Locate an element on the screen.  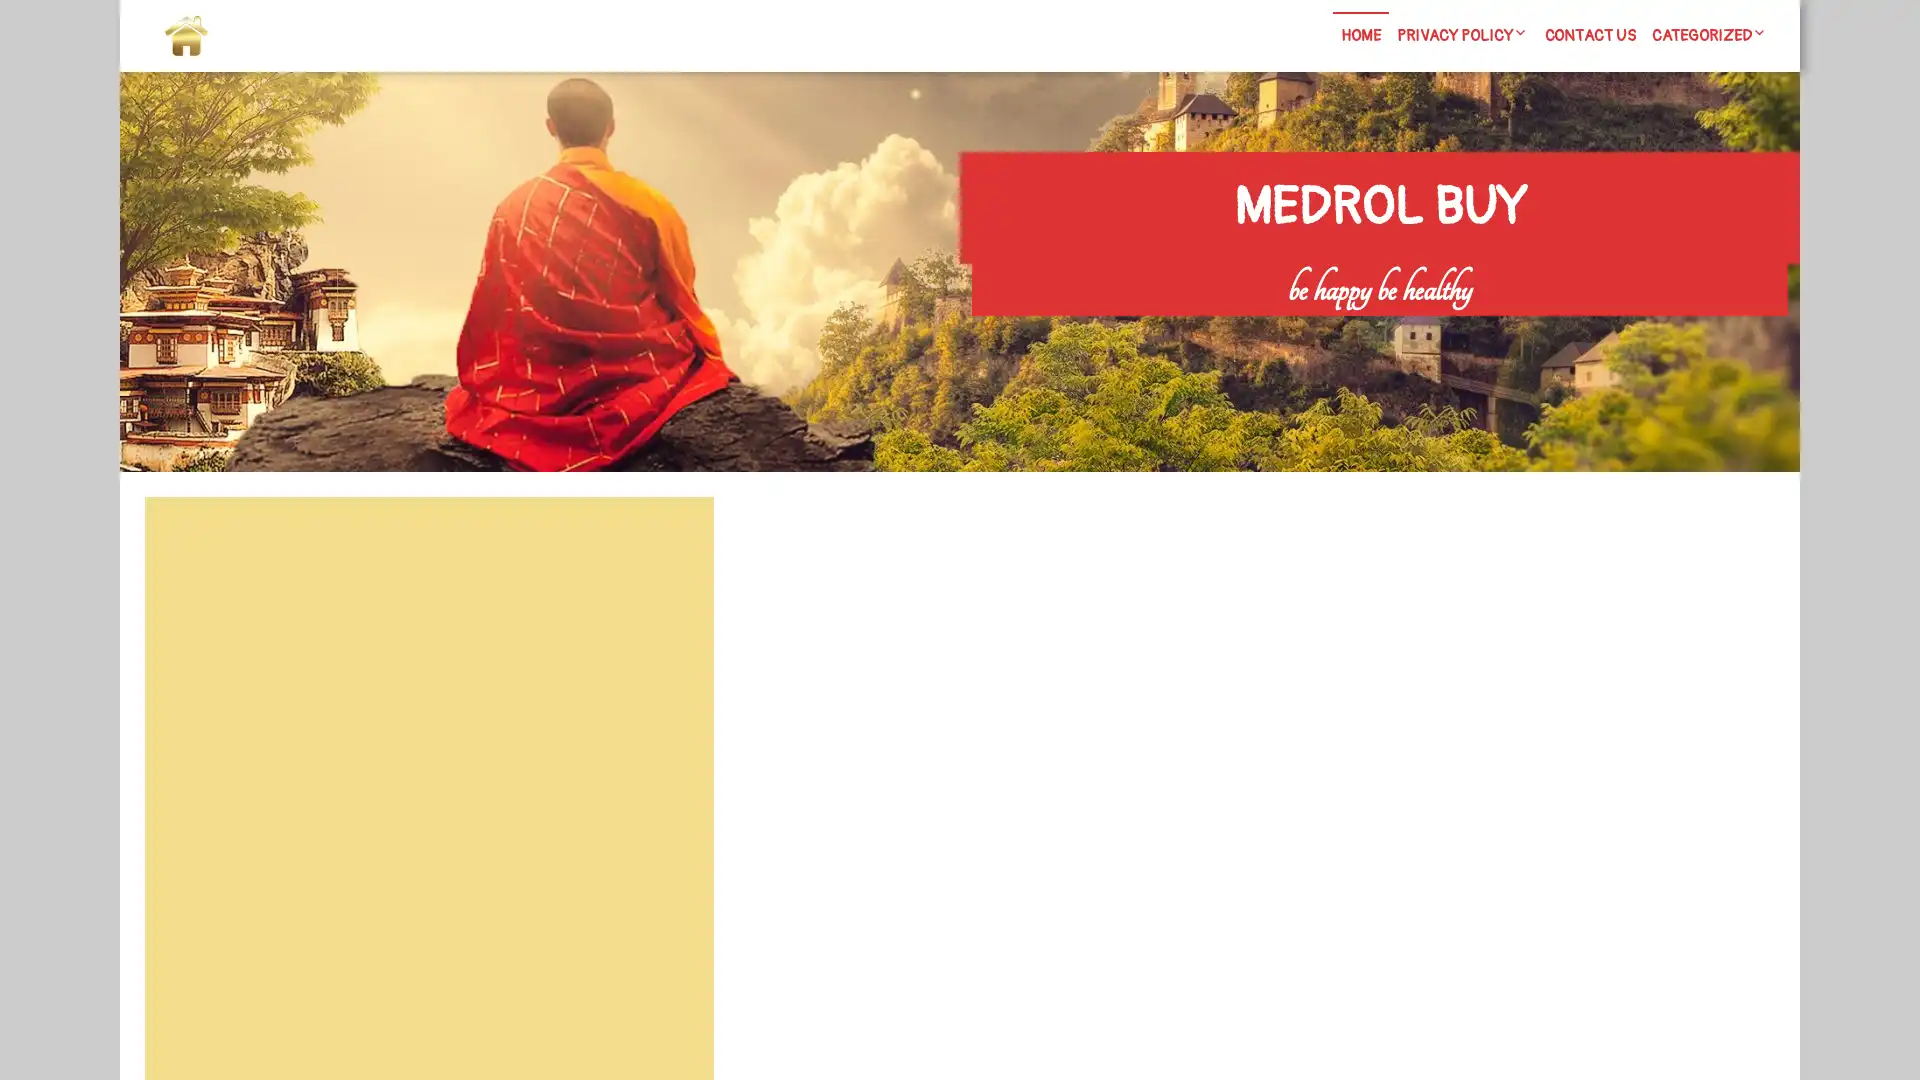
Search is located at coordinates (667, 545).